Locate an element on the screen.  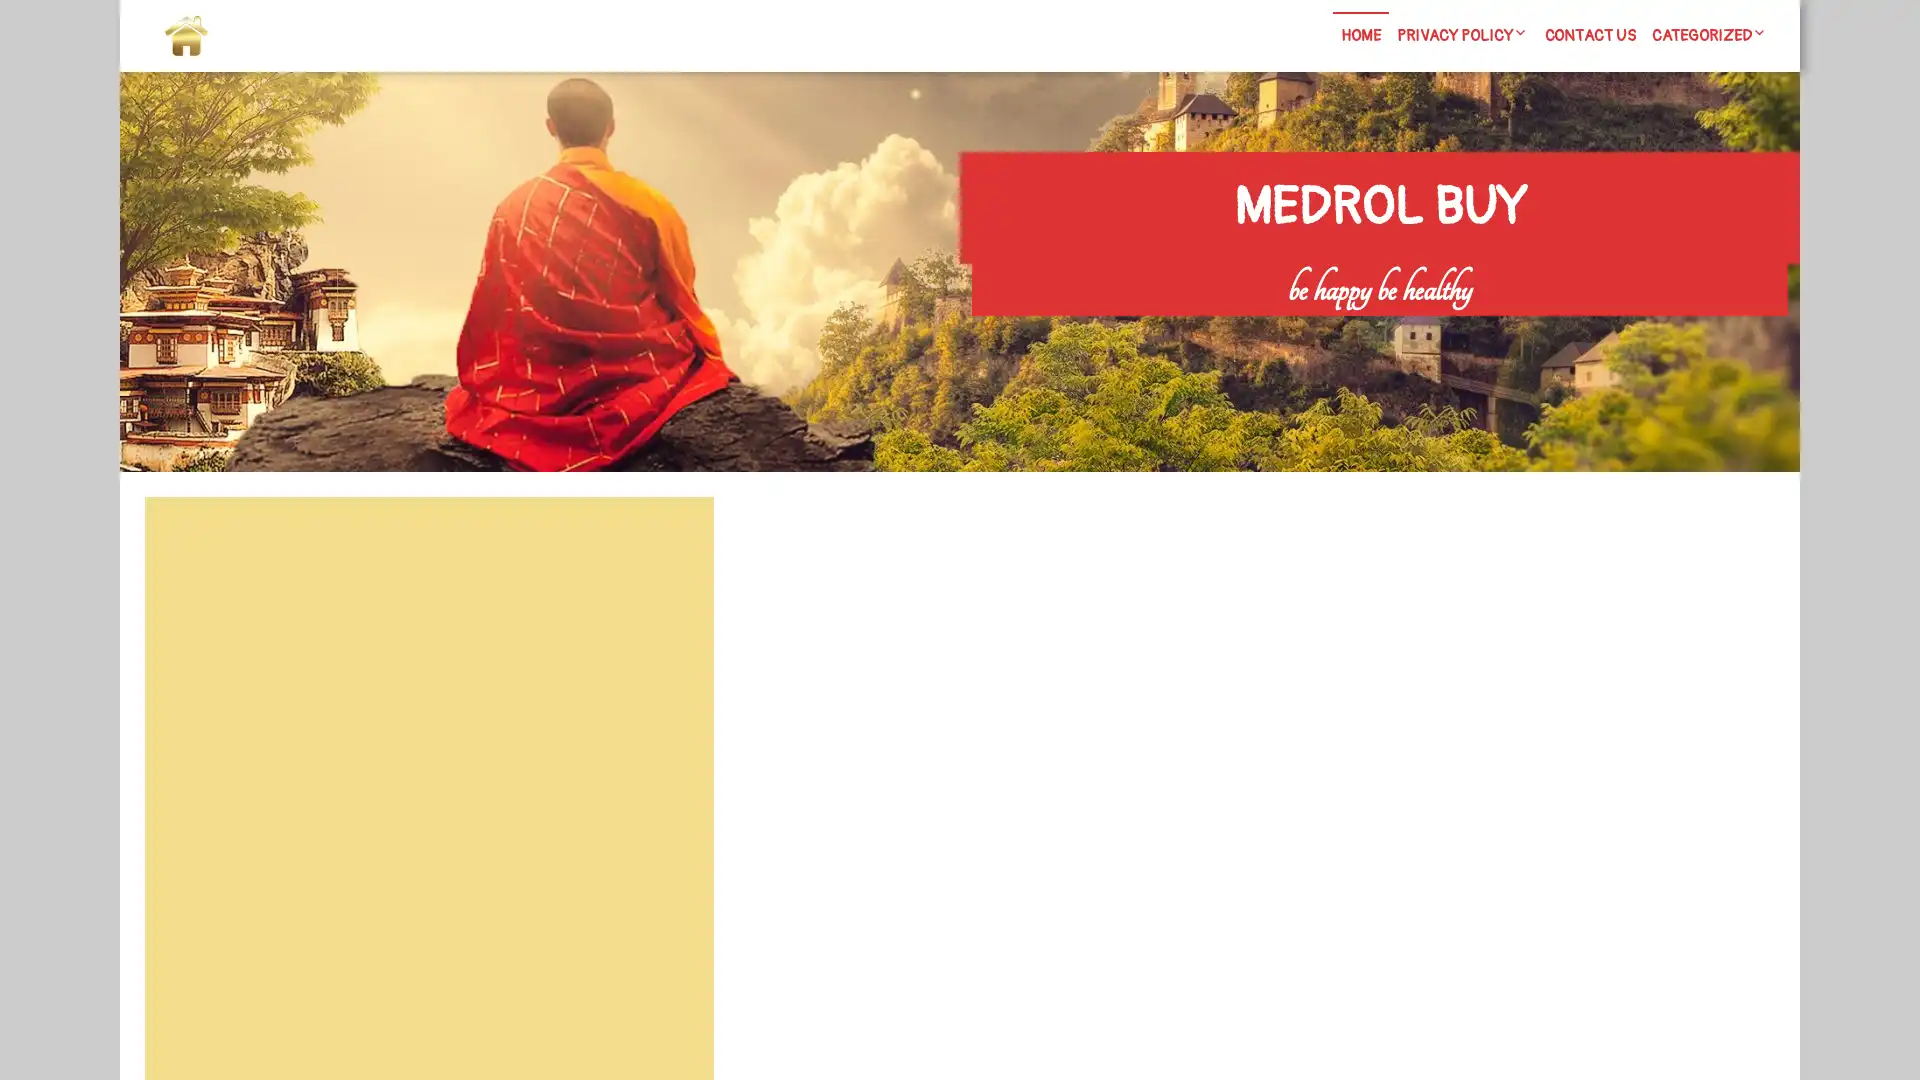
Search is located at coordinates (667, 545).